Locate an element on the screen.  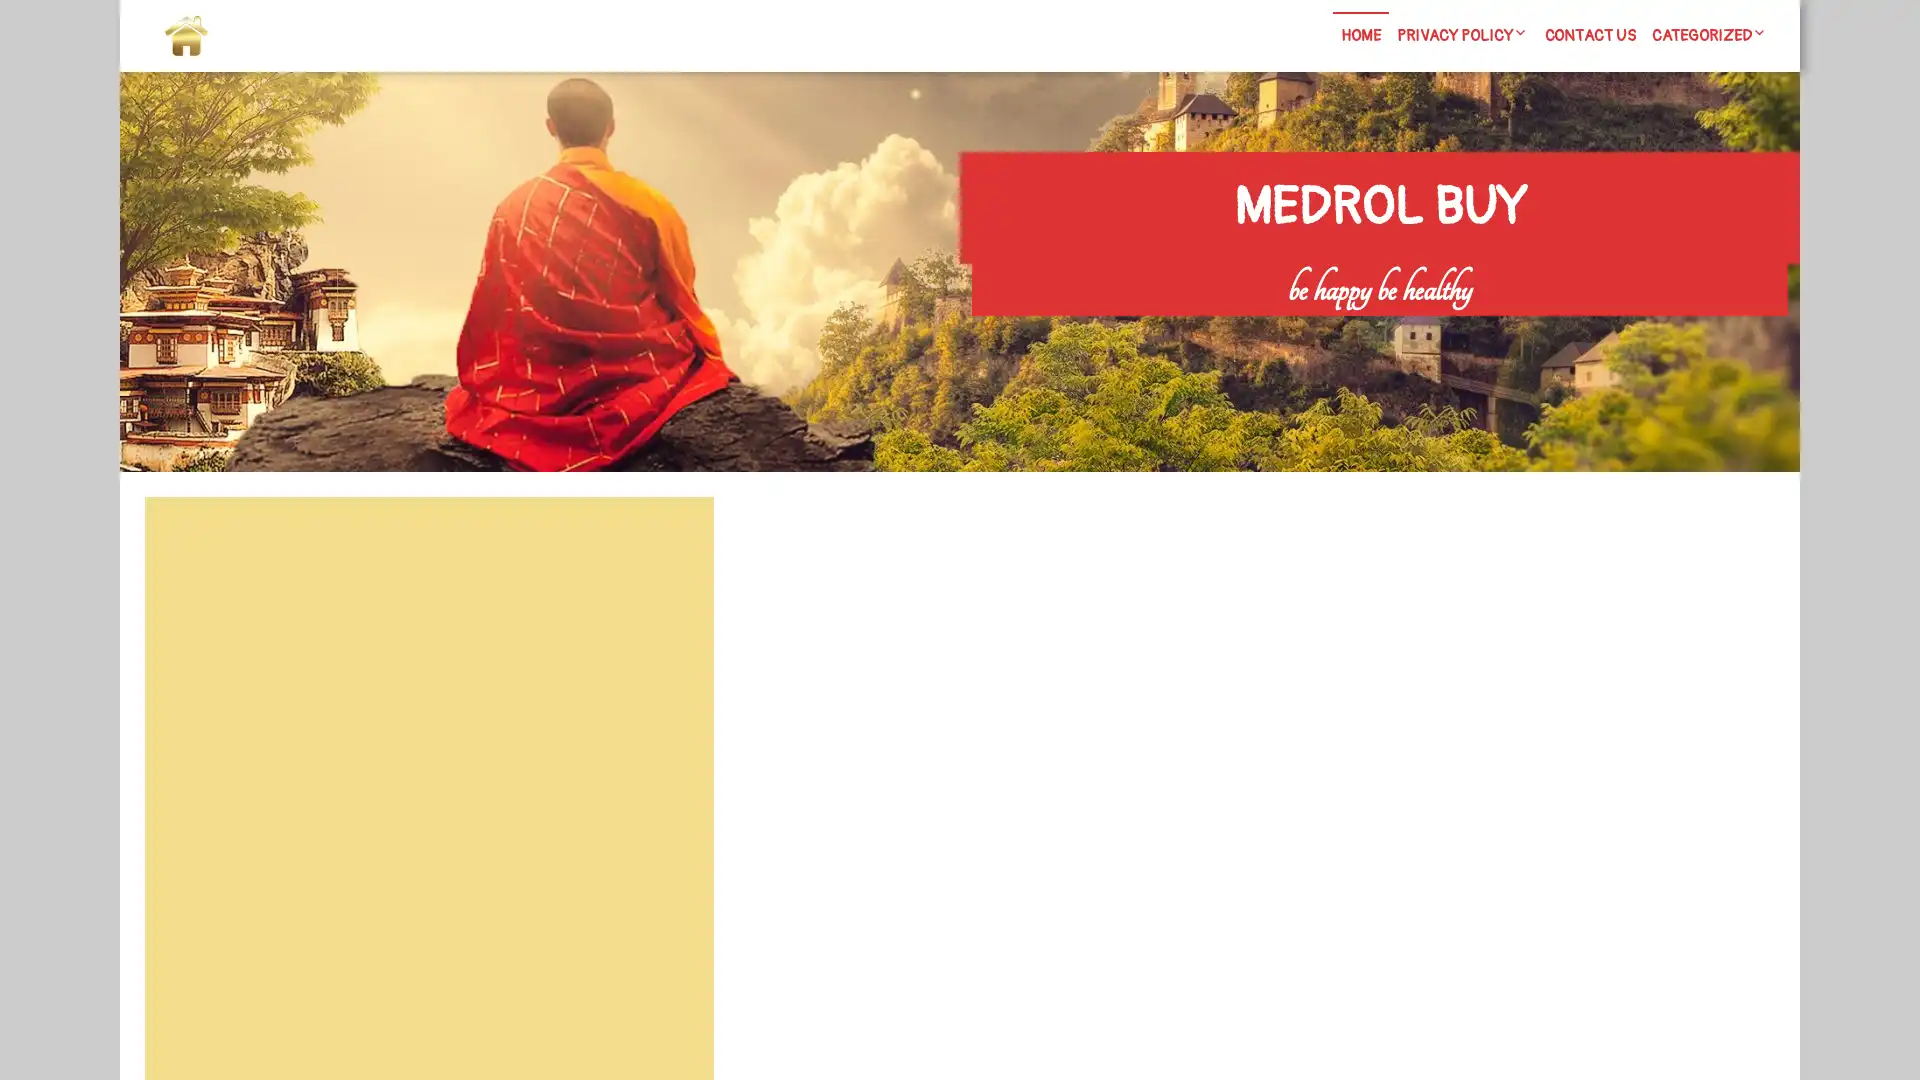
Search is located at coordinates (667, 545).